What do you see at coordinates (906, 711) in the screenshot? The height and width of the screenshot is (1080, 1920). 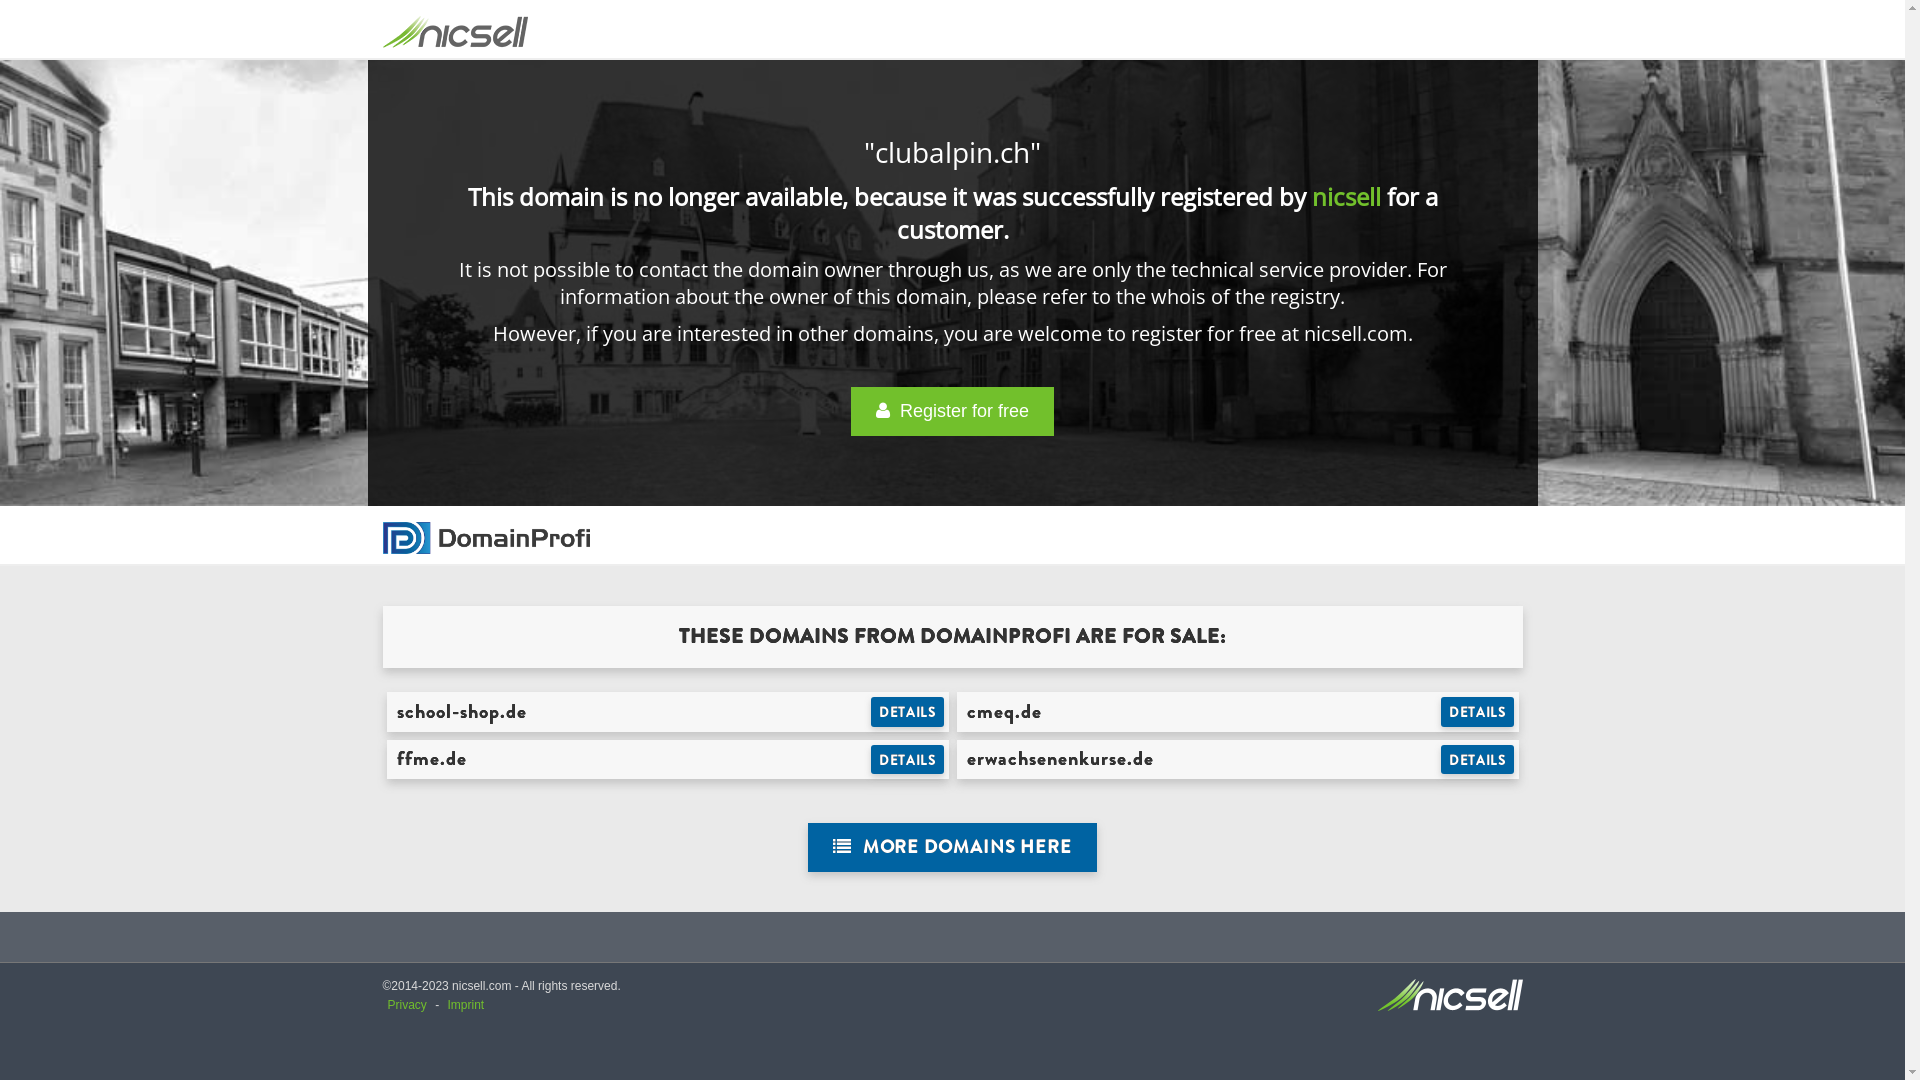 I see `'DETAILS'` at bounding box center [906, 711].